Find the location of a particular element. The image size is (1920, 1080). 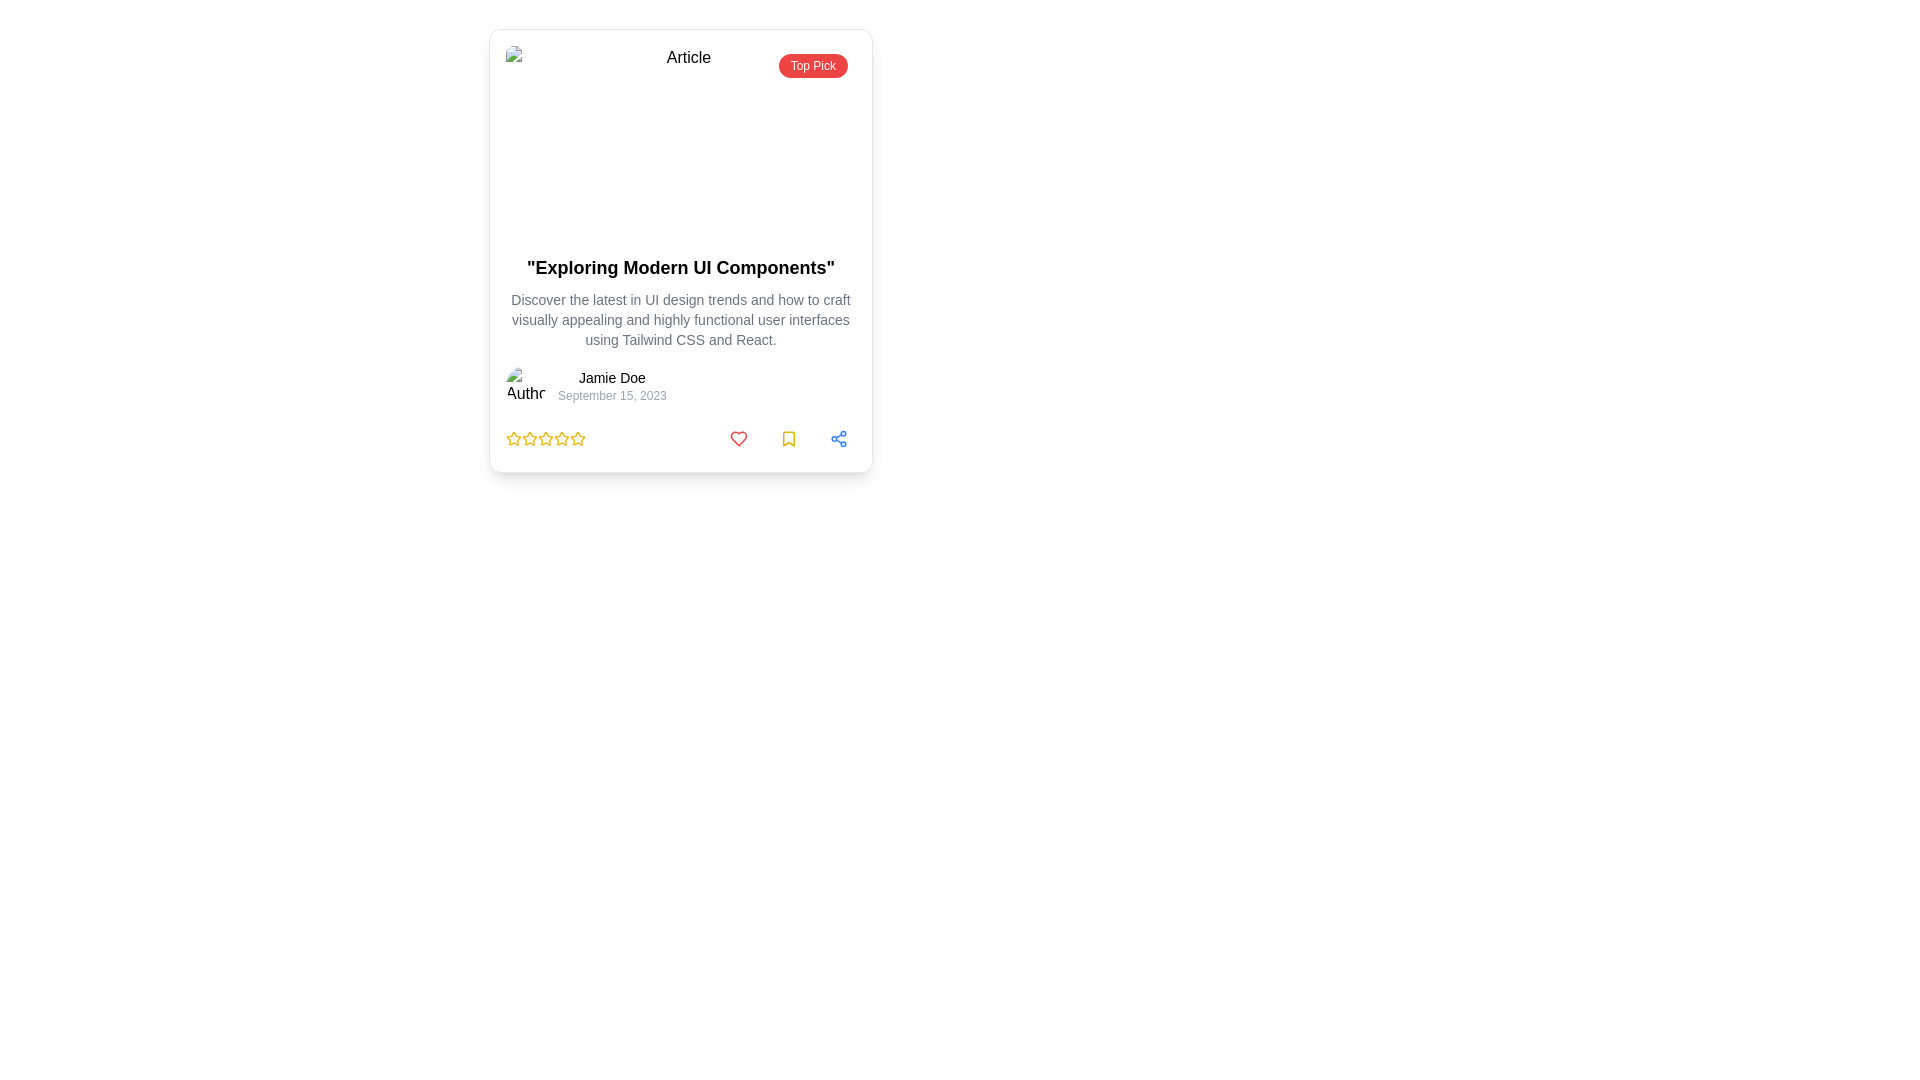

the fifth star icon in the 10-star rating system to interact with it is located at coordinates (546, 438).